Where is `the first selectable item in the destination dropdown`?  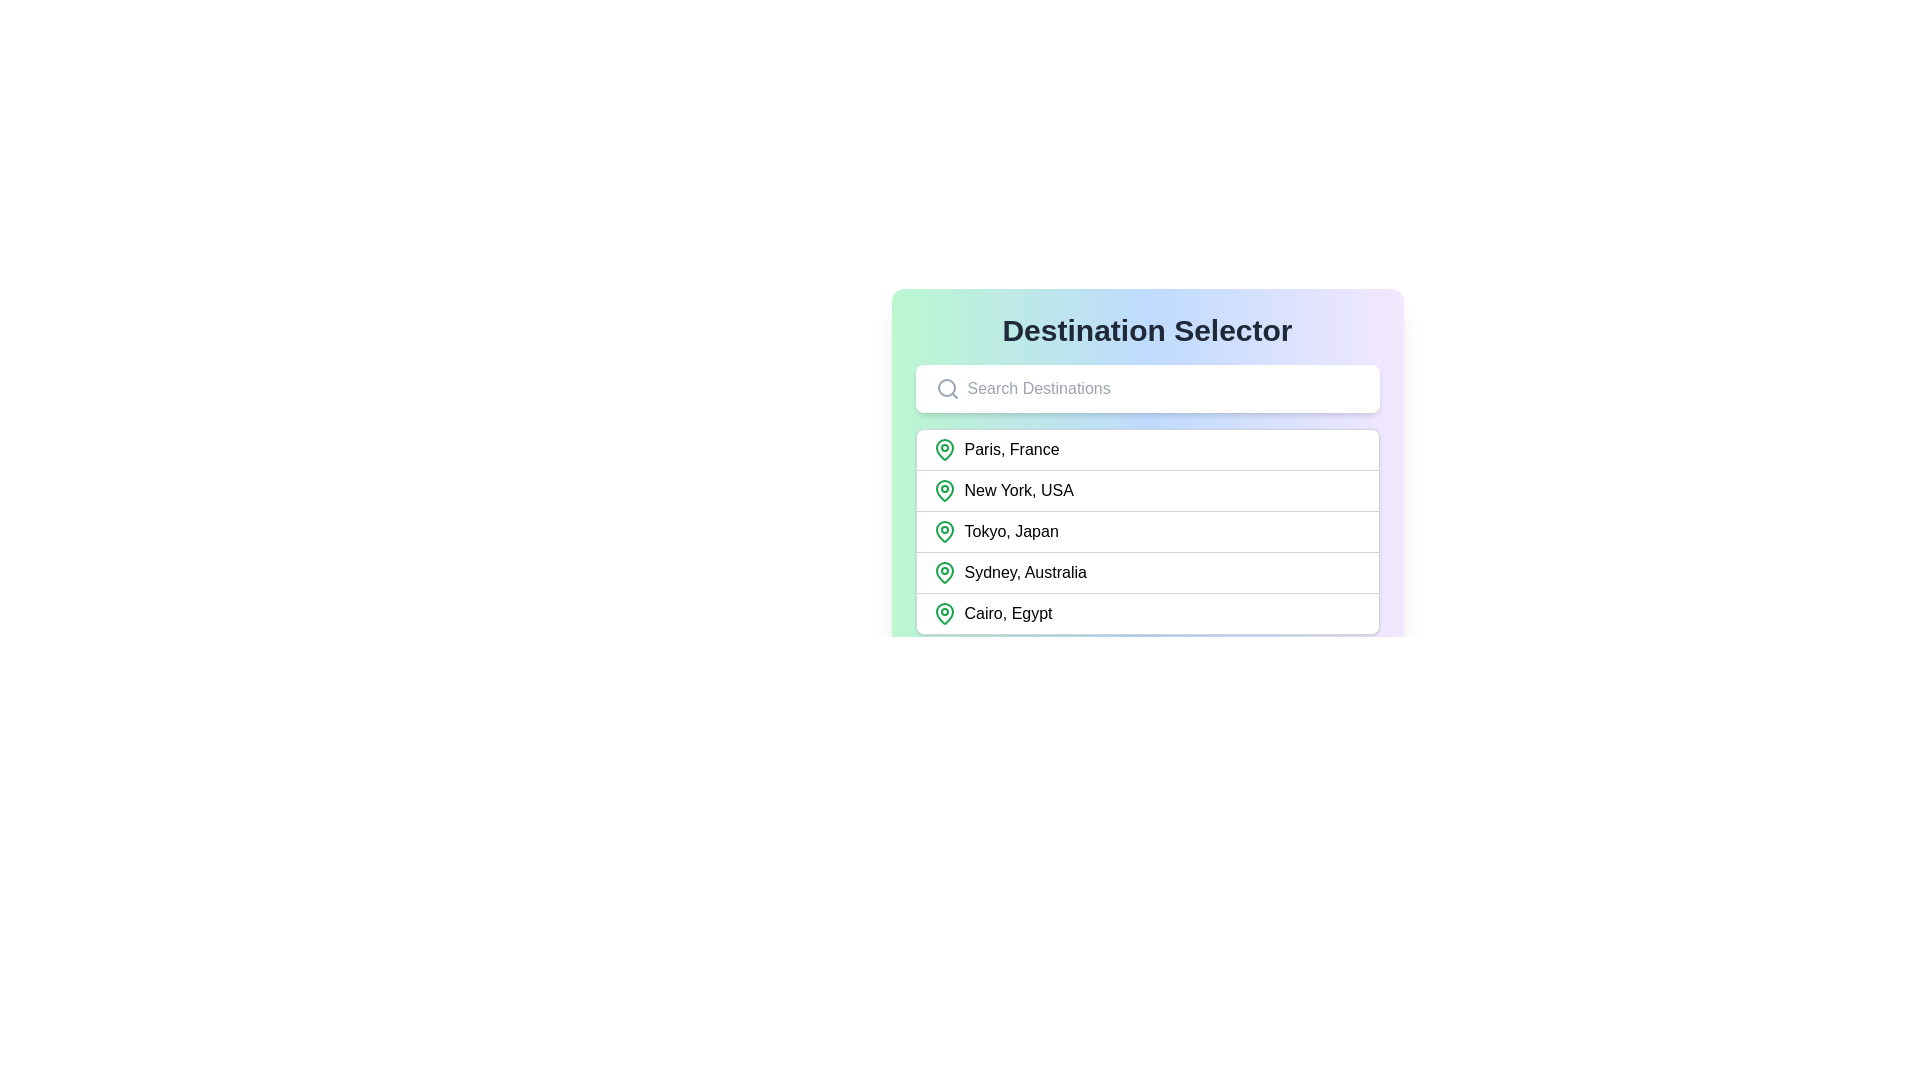 the first selectable item in the destination dropdown is located at coordinates (1147, 450).